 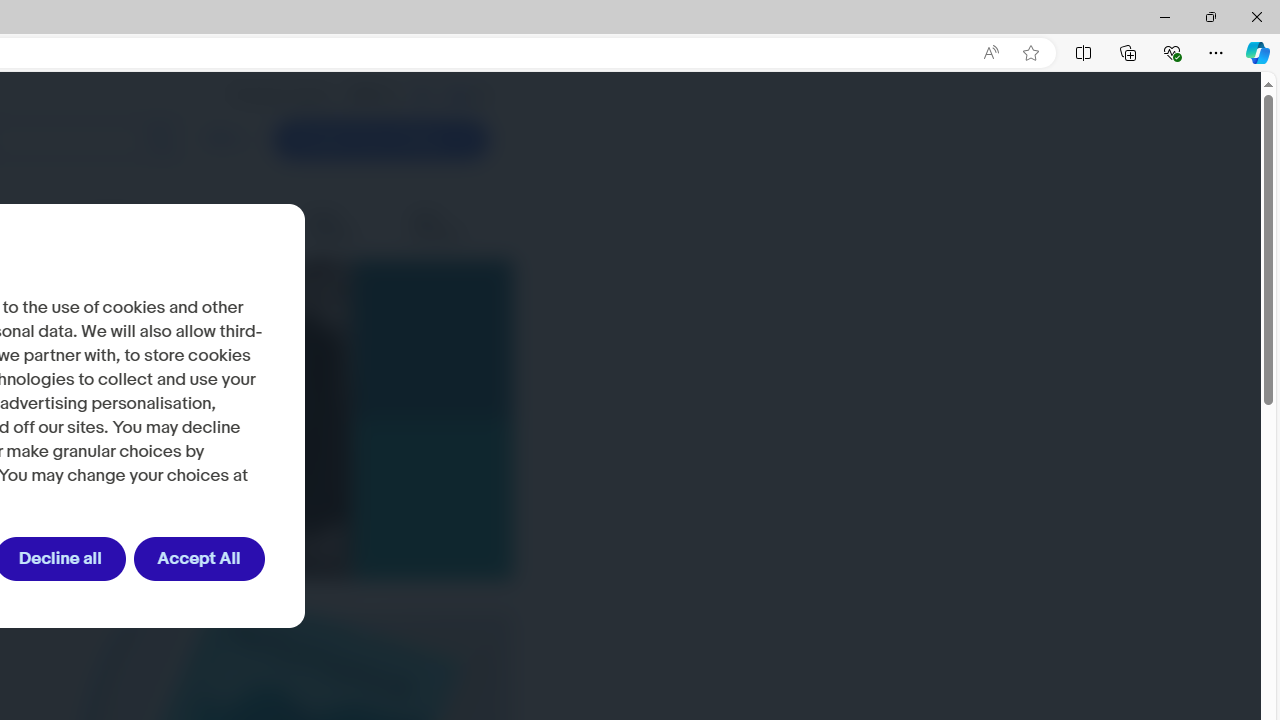 I want to click on 'Close', so click(x=1255, y=16).